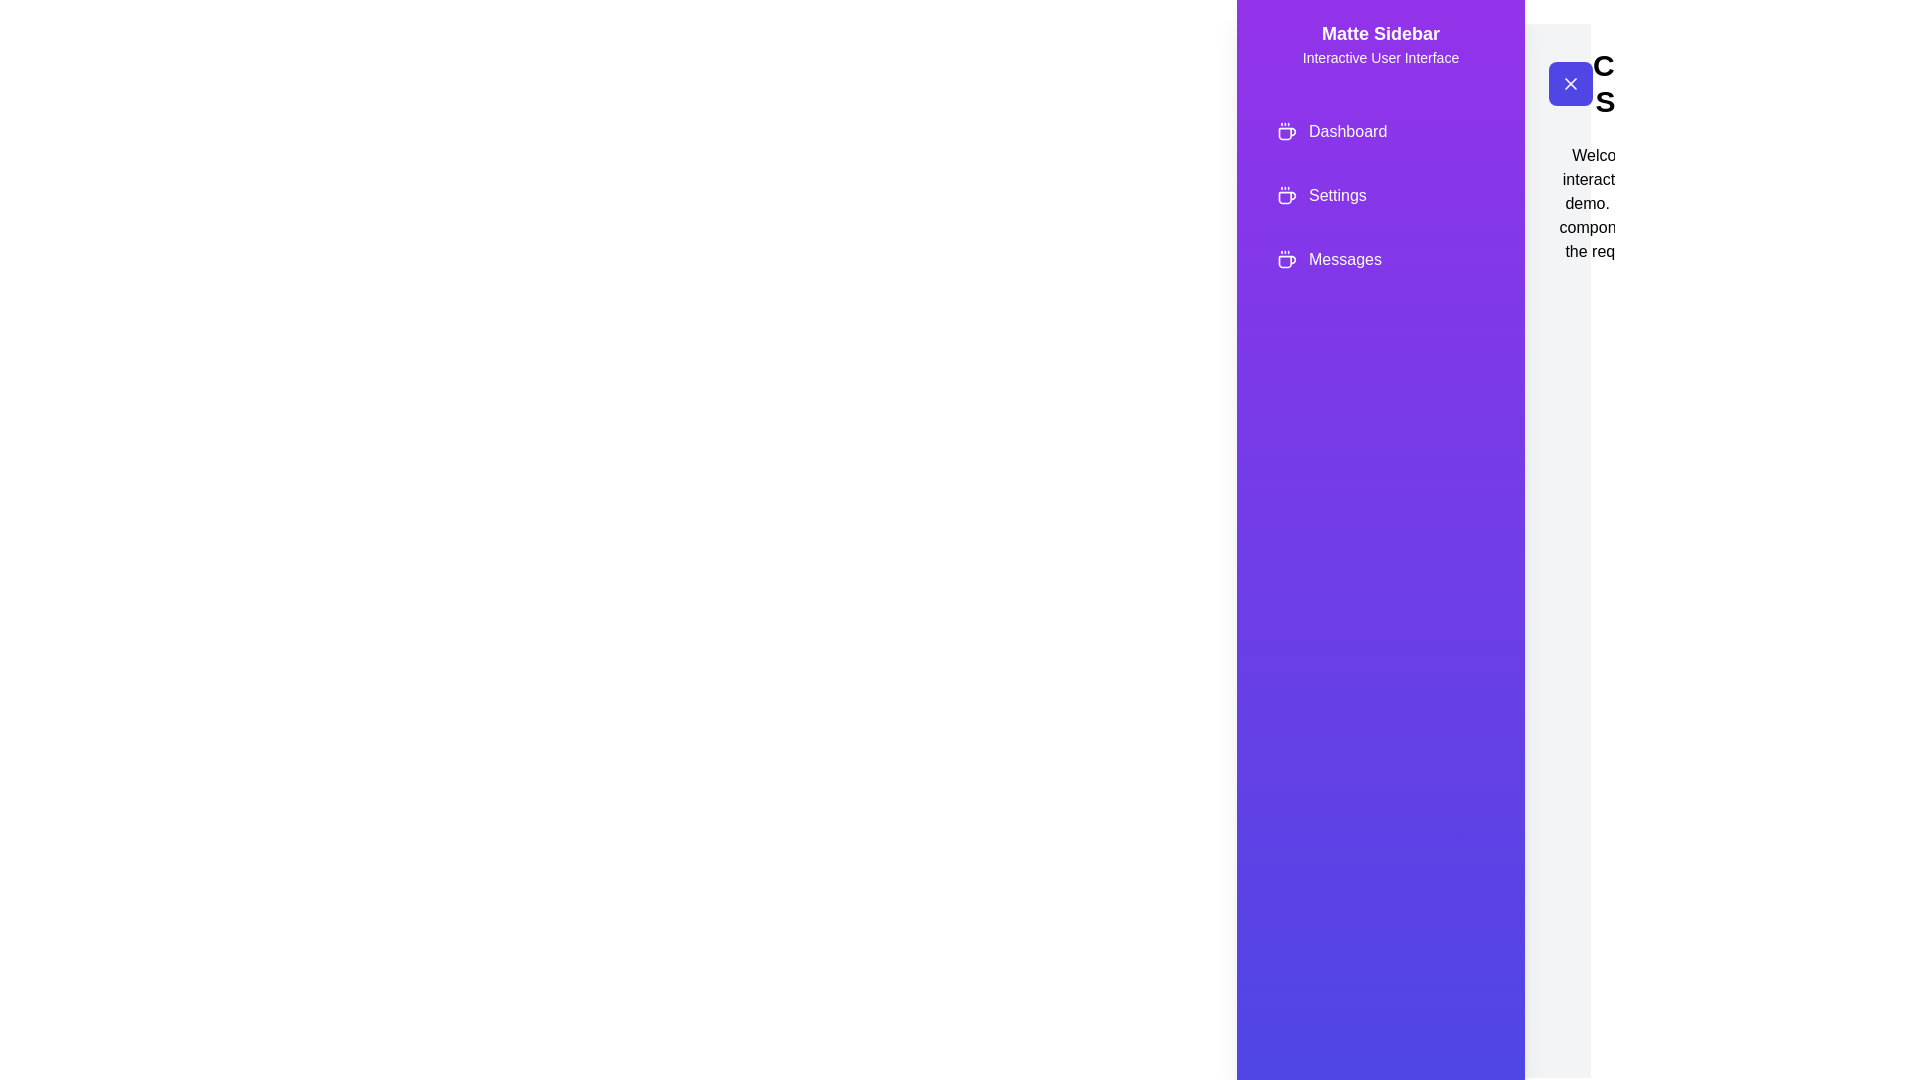 Image resolution: width=1920 pixels, height=1080 pixels. Describe the element at coordinates (1345, 258) in the screenshot. I see `the text label displaying 'Messages' located in the vertical sidebar on the right side of the interface, below 'Dashboard' and 'Settings'` at that location.